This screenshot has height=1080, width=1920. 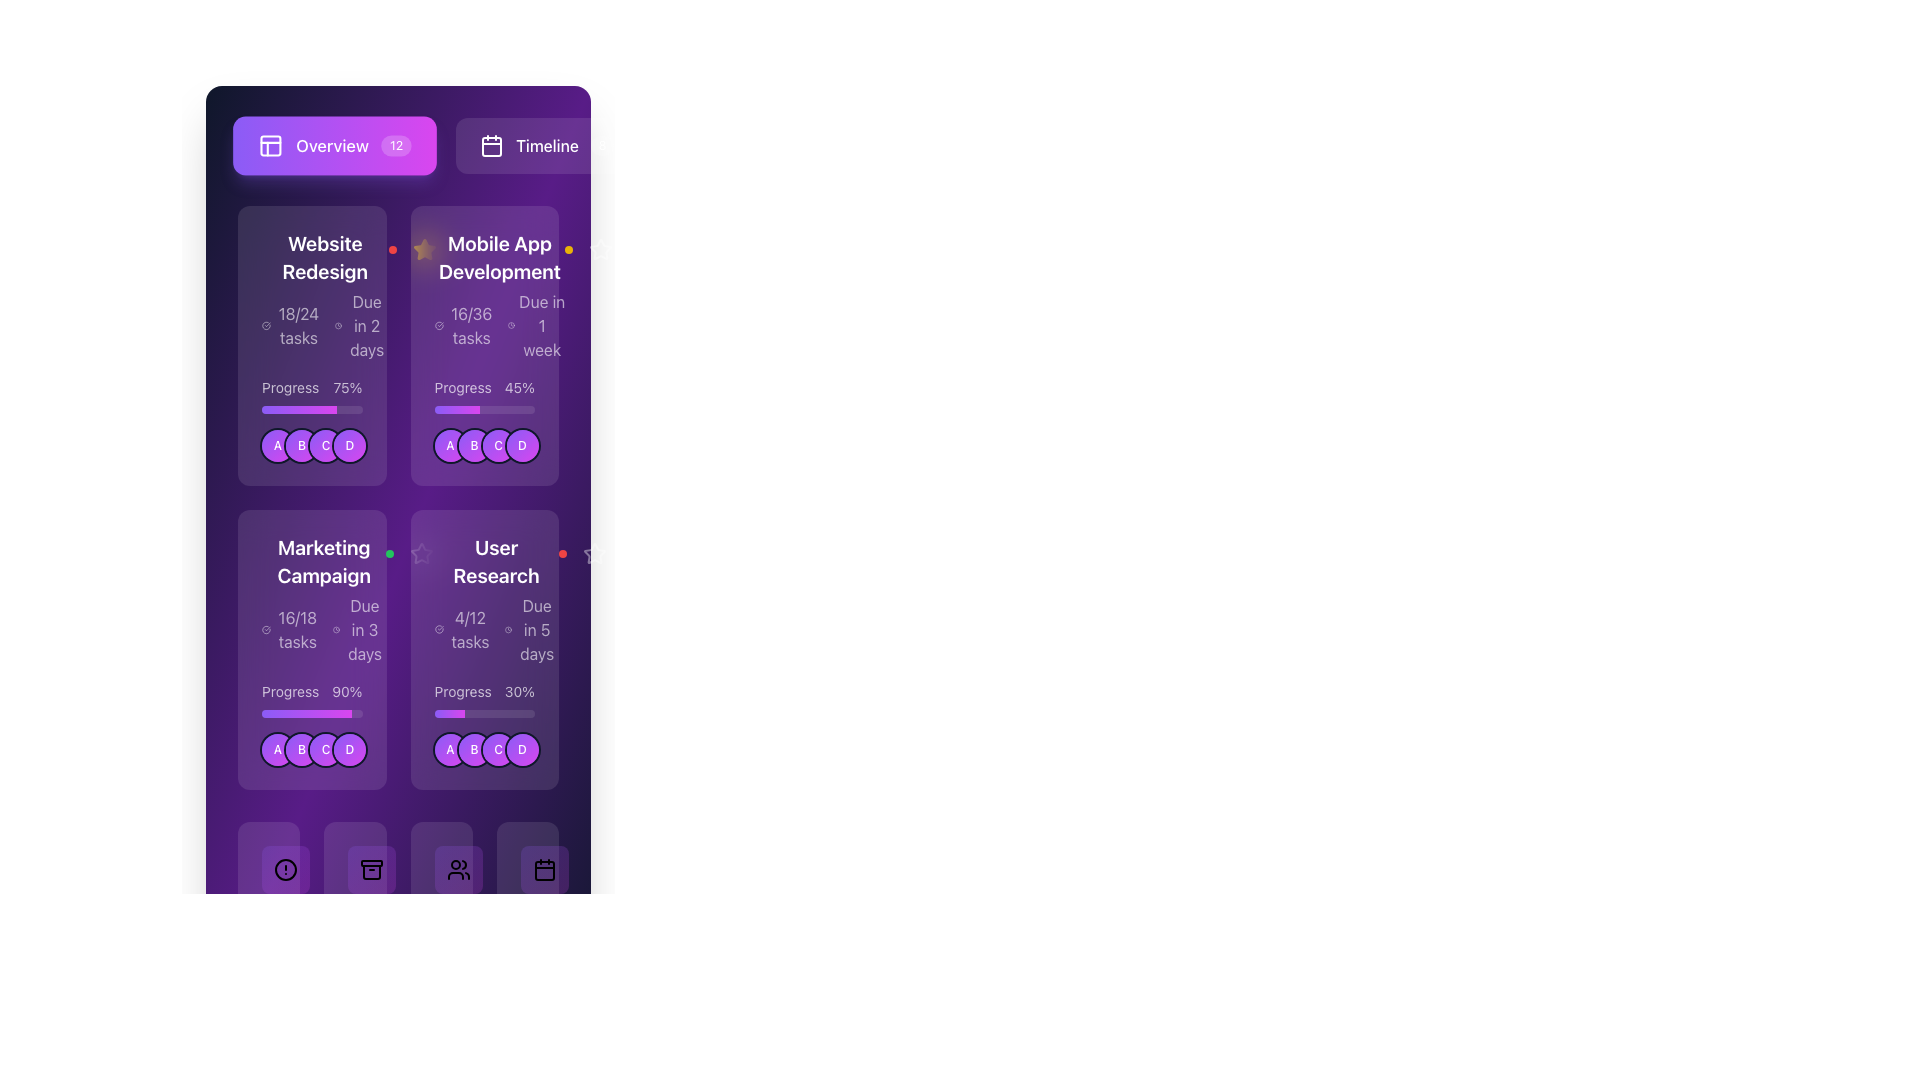 What do you see at coordinates (448, 712) in the screenshot?
I see `the filled portion of the progress bar segment within the 'User Research' card, which indicates the progress made towards a goal` at bounding box center [448, 712].